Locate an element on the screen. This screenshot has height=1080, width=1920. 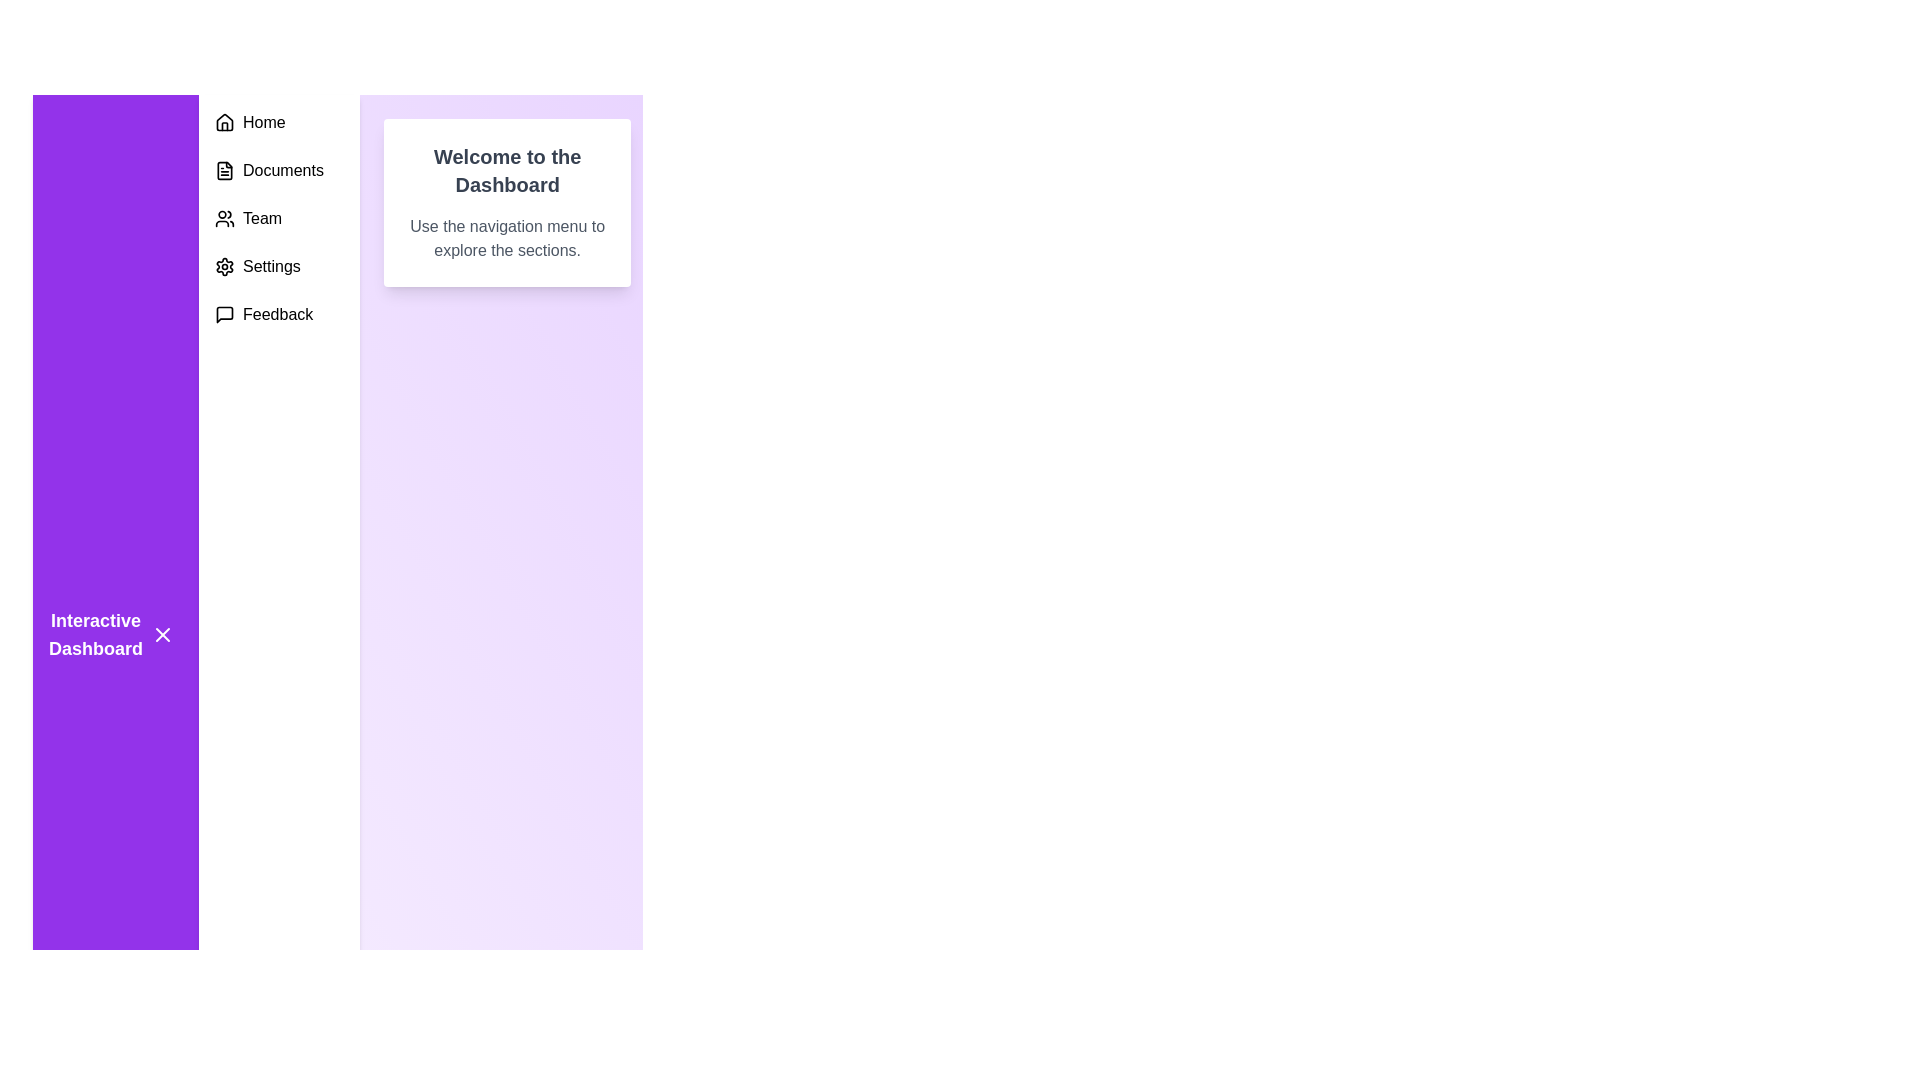
the 'Team' navigation menu item located in the vertical menu on the left side of the page is located at coordinates (278, 219).